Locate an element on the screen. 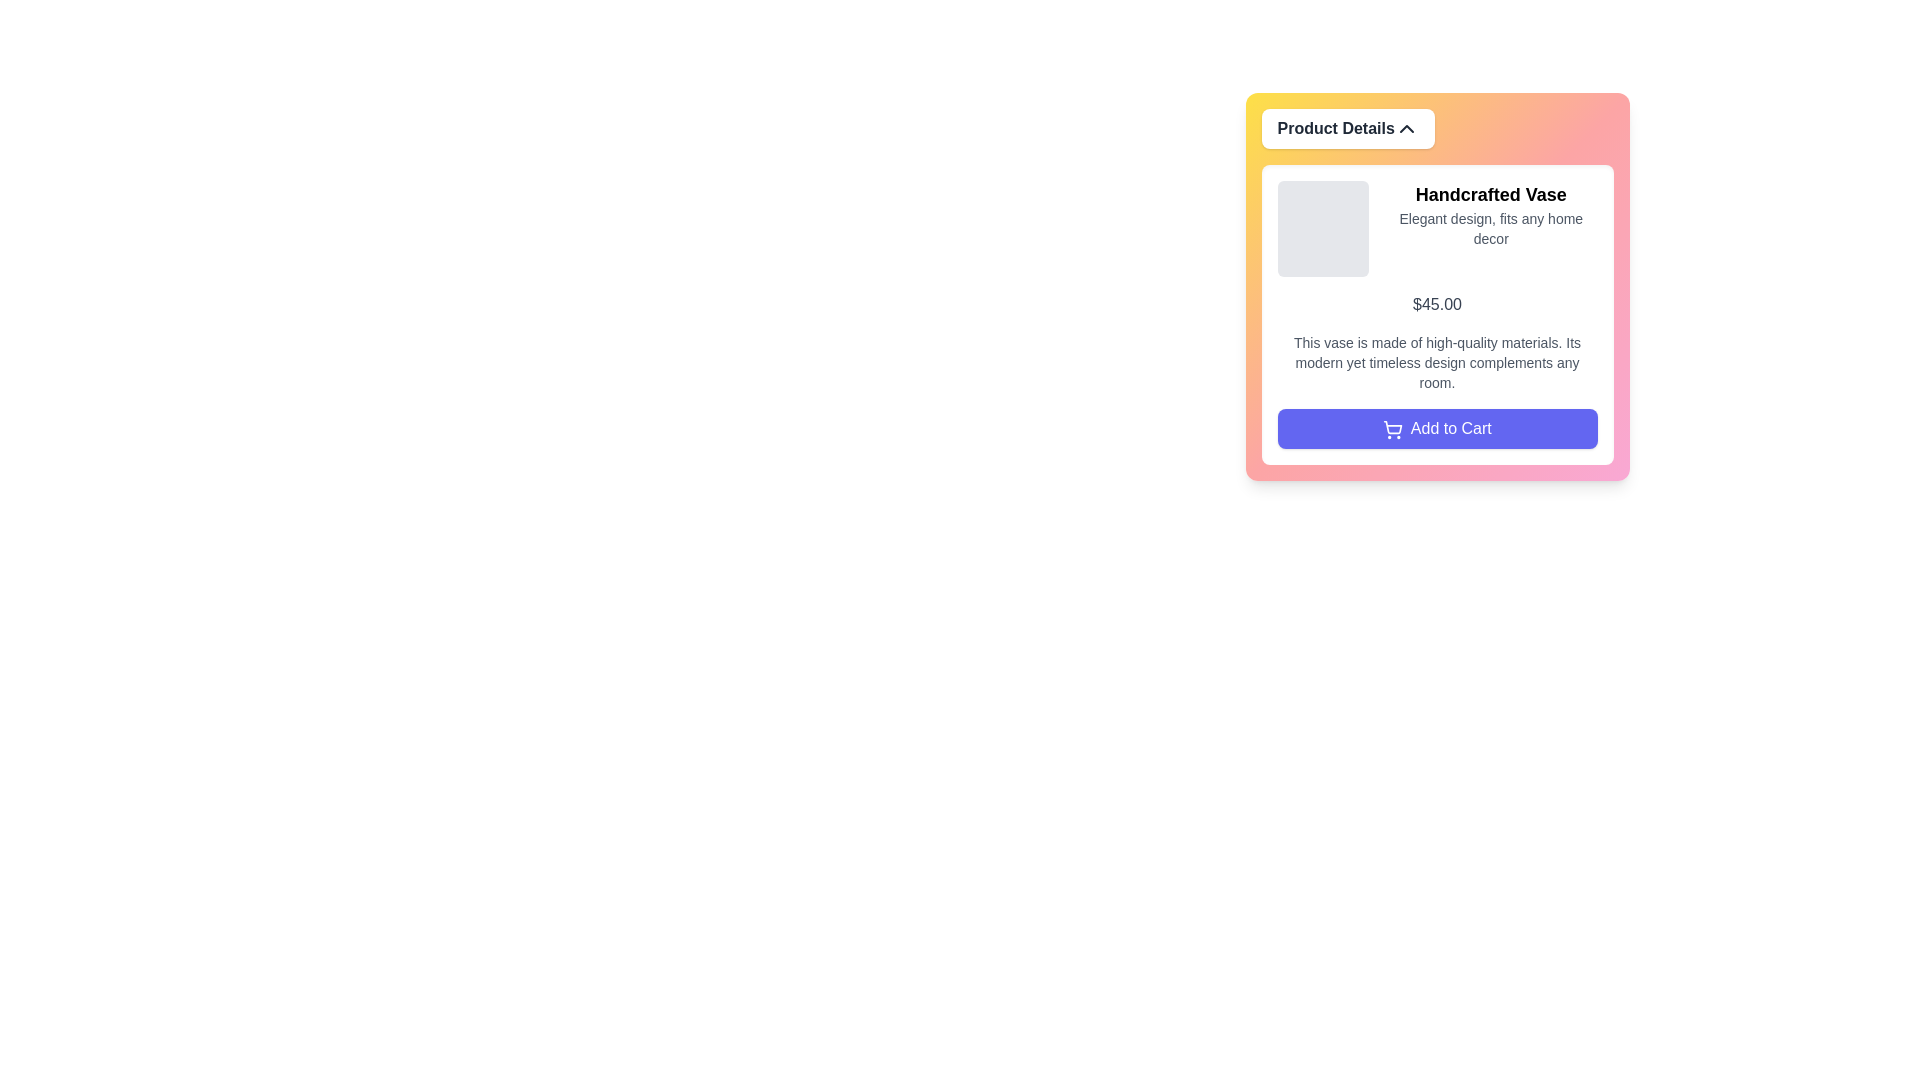  the collapsible button for the 'Product Details' section is located at coordinates (1348, 128).